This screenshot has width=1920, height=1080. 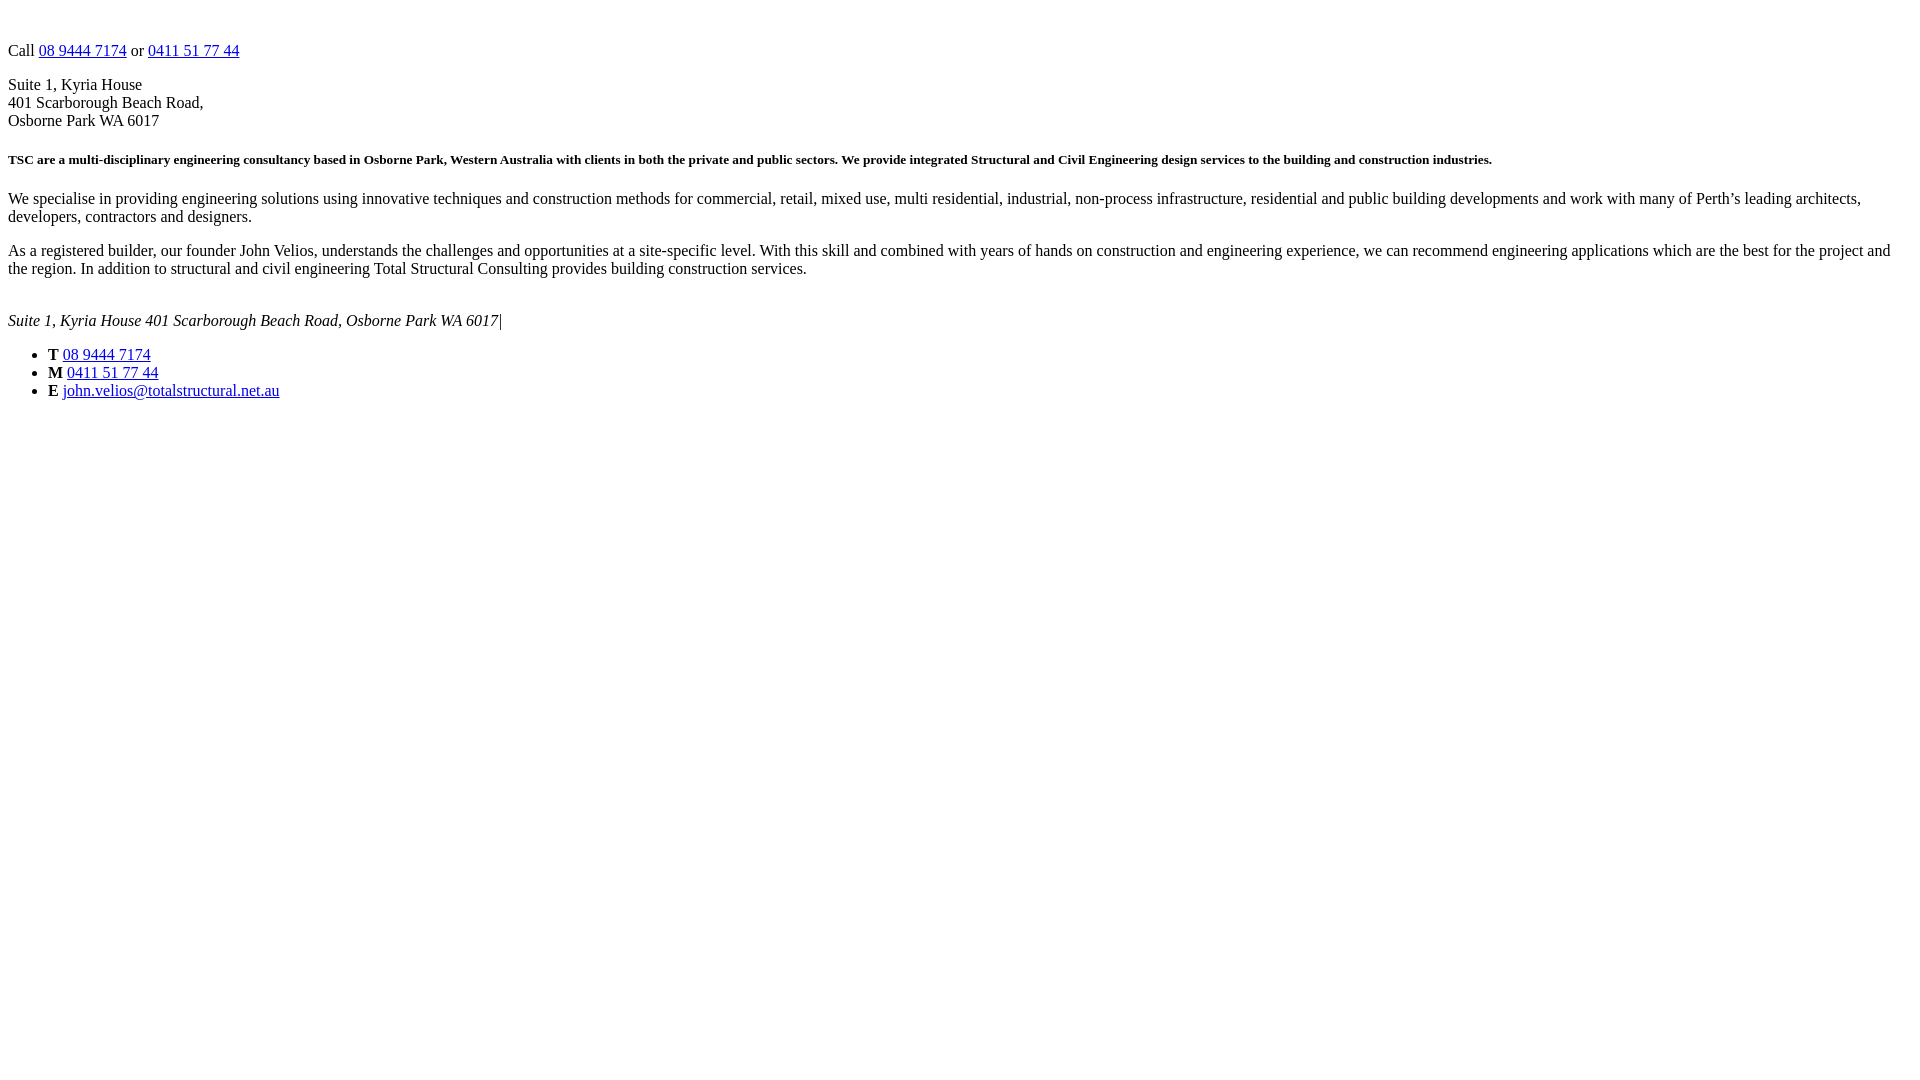 I want to click on '08 9444 7174', so click(x=62, y=353).